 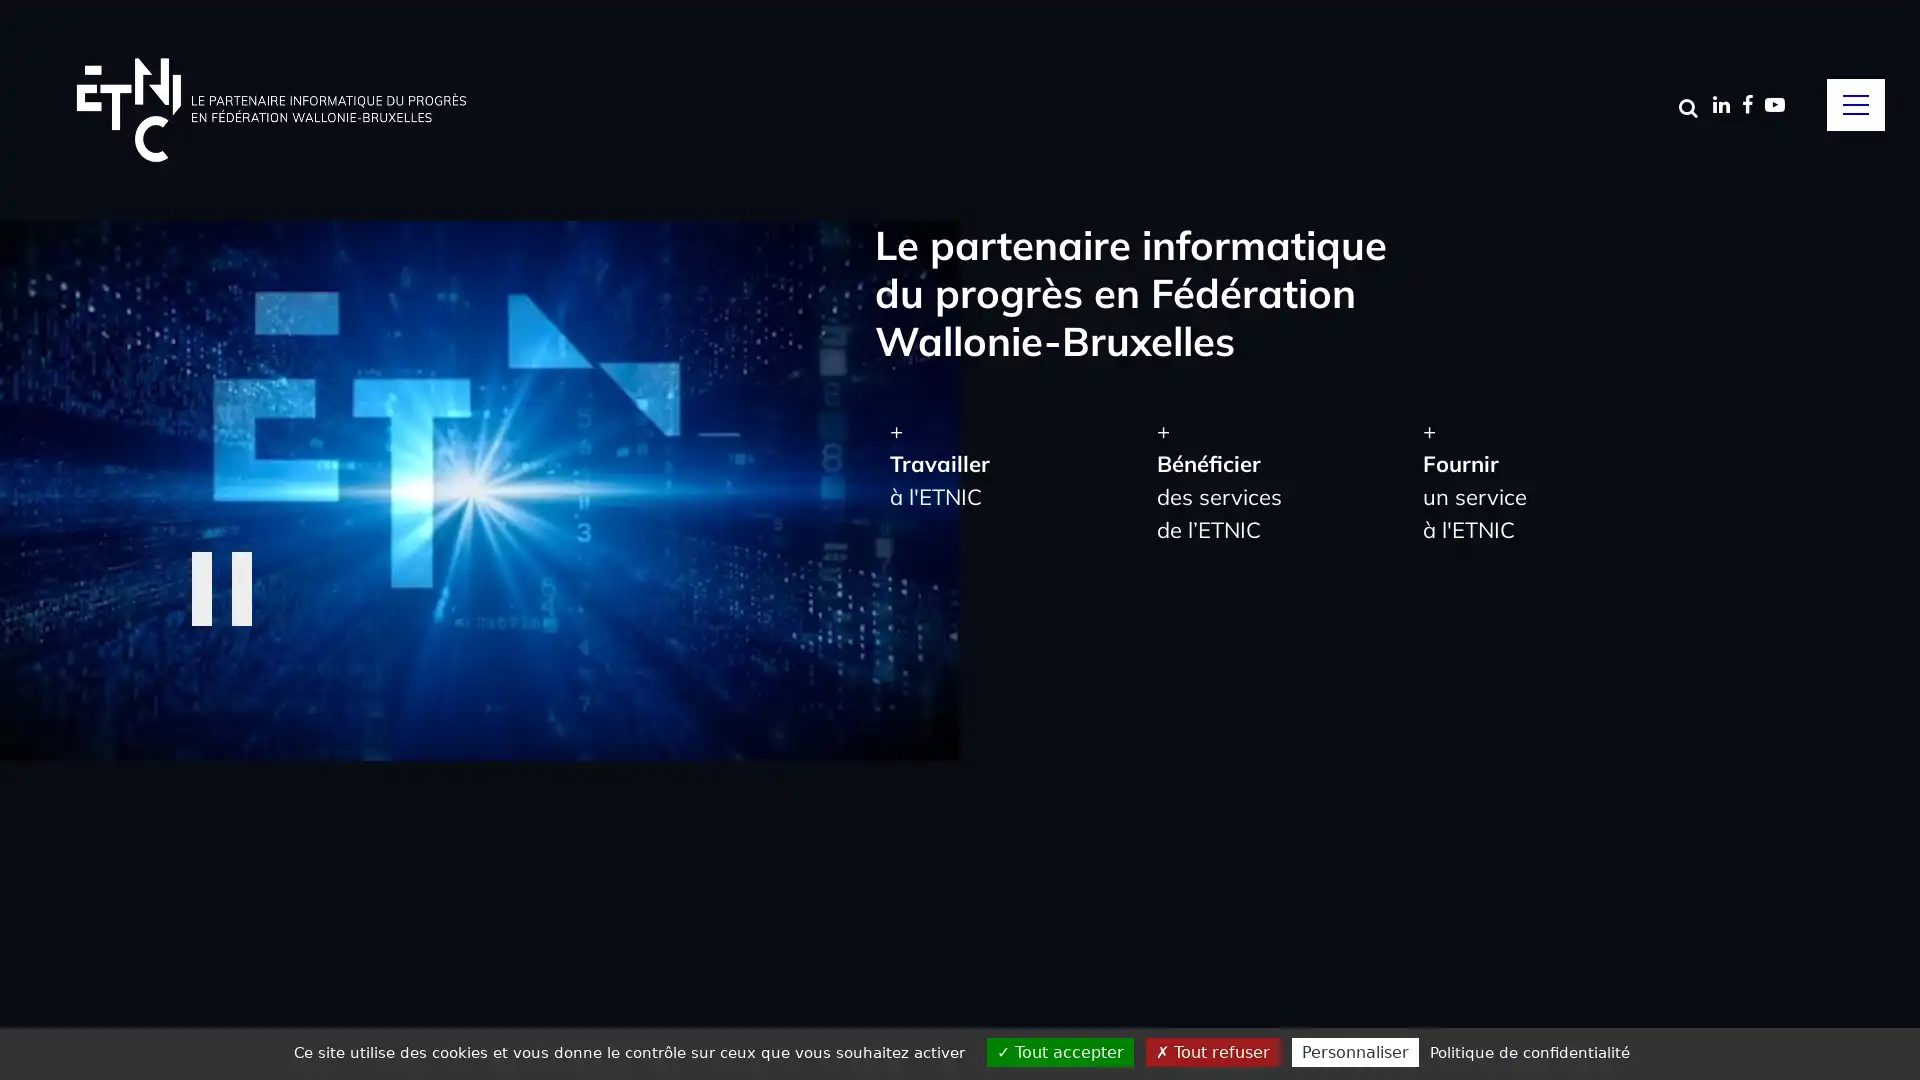 What do you see at coordinates (1529, 1051) in the screenshot?
I see `Politique de confidentialite` at bounding box center [1529, 1051].